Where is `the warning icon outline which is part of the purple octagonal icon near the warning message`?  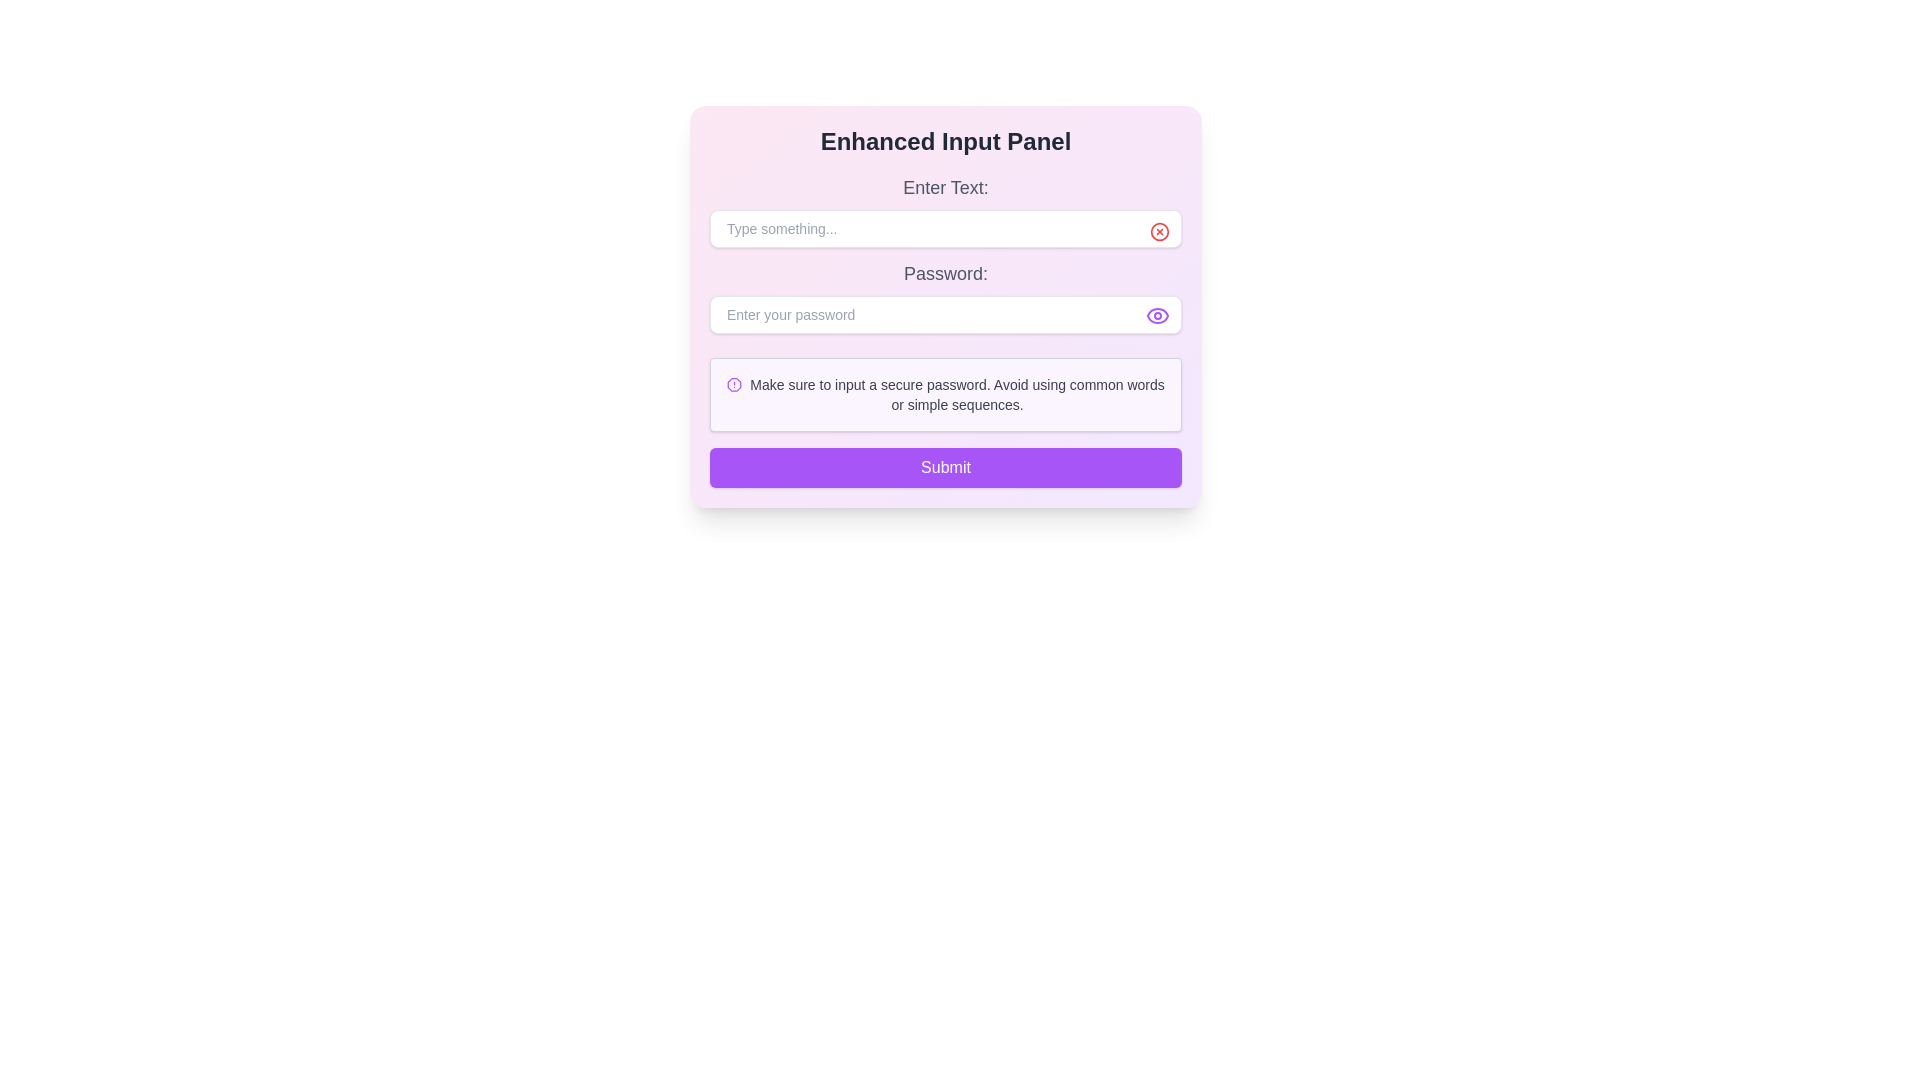 the warning icon outline which is part of the purple octagonal icon near the warning message is located at coordinates (733, 385).